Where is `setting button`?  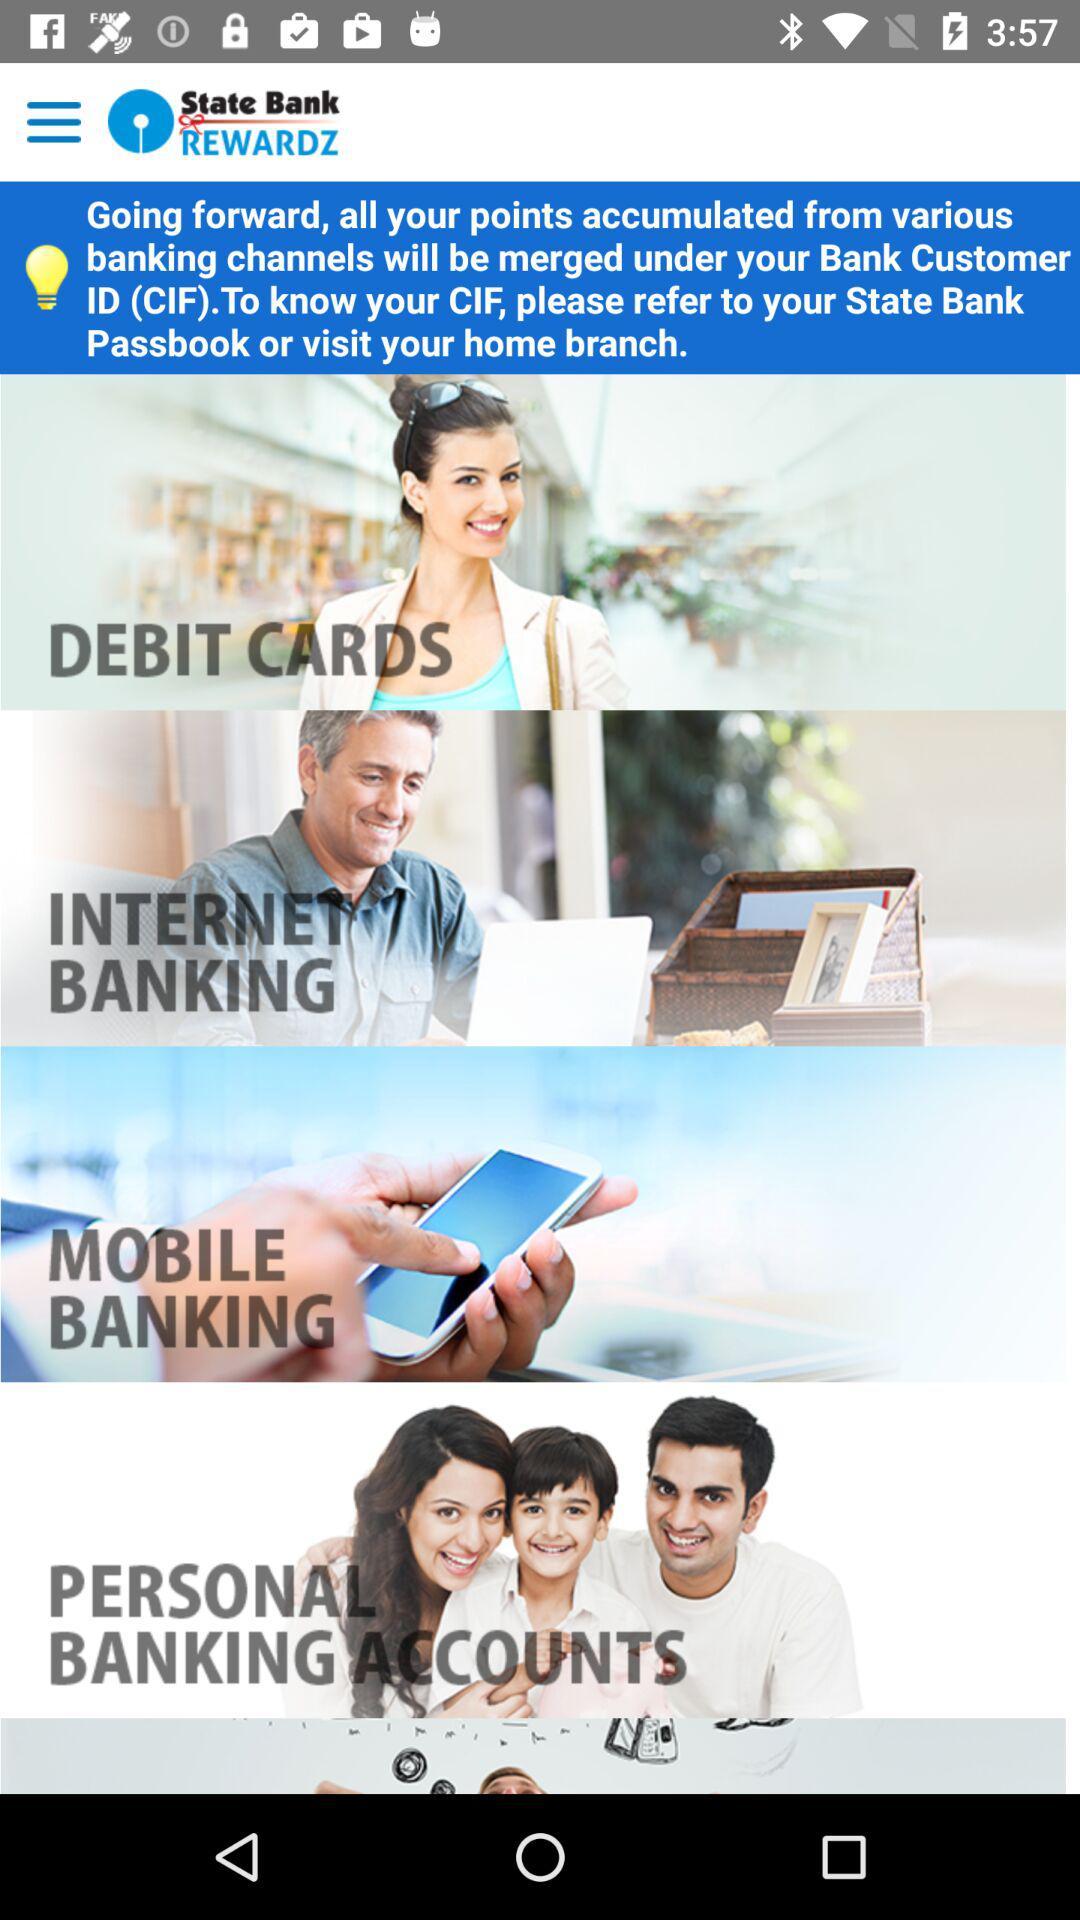
setting button is located at coordinates (53, 121).